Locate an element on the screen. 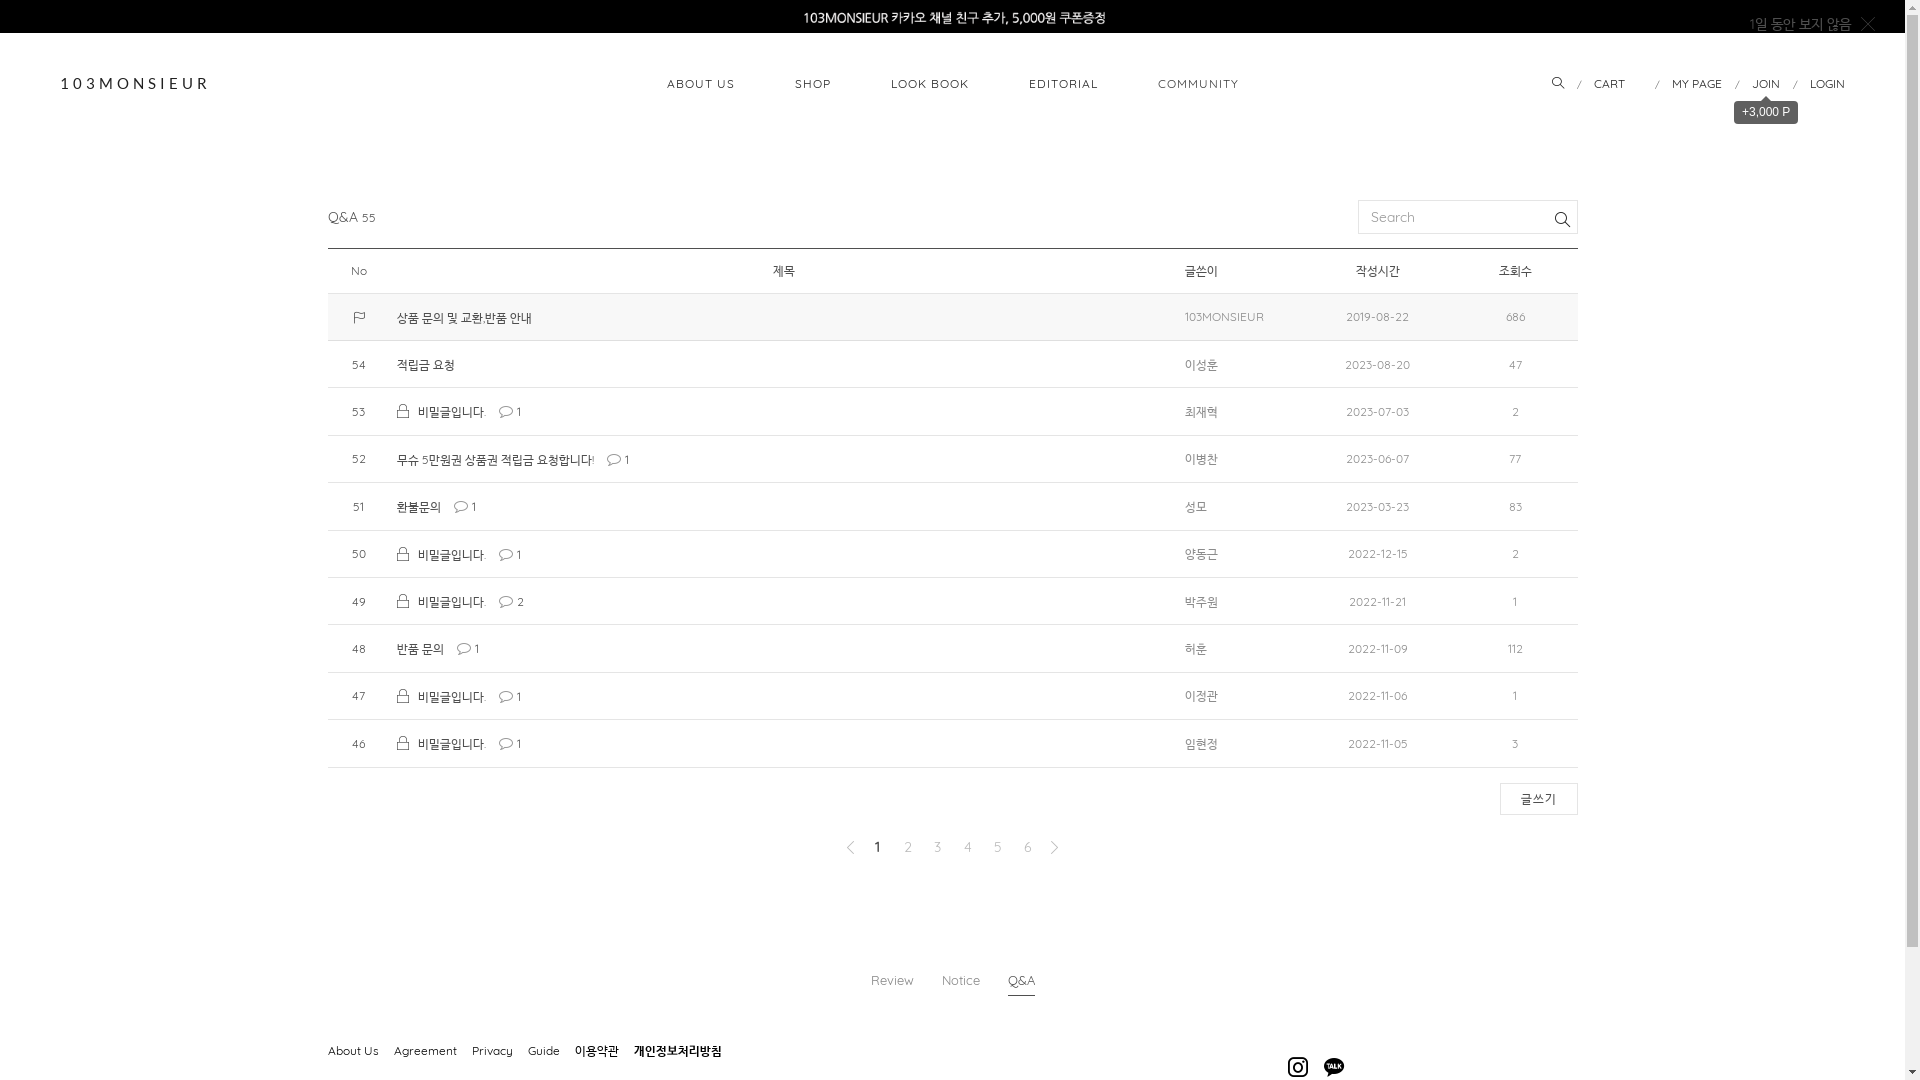  '1' is located at coordinates (865, 847).